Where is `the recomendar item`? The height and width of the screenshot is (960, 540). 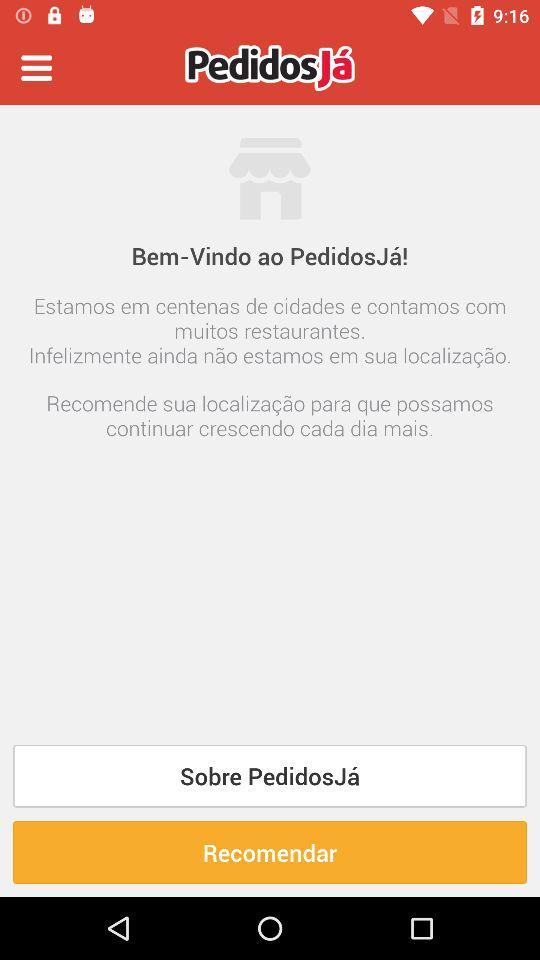 the recomendar item is located at coordinates (270, 851).